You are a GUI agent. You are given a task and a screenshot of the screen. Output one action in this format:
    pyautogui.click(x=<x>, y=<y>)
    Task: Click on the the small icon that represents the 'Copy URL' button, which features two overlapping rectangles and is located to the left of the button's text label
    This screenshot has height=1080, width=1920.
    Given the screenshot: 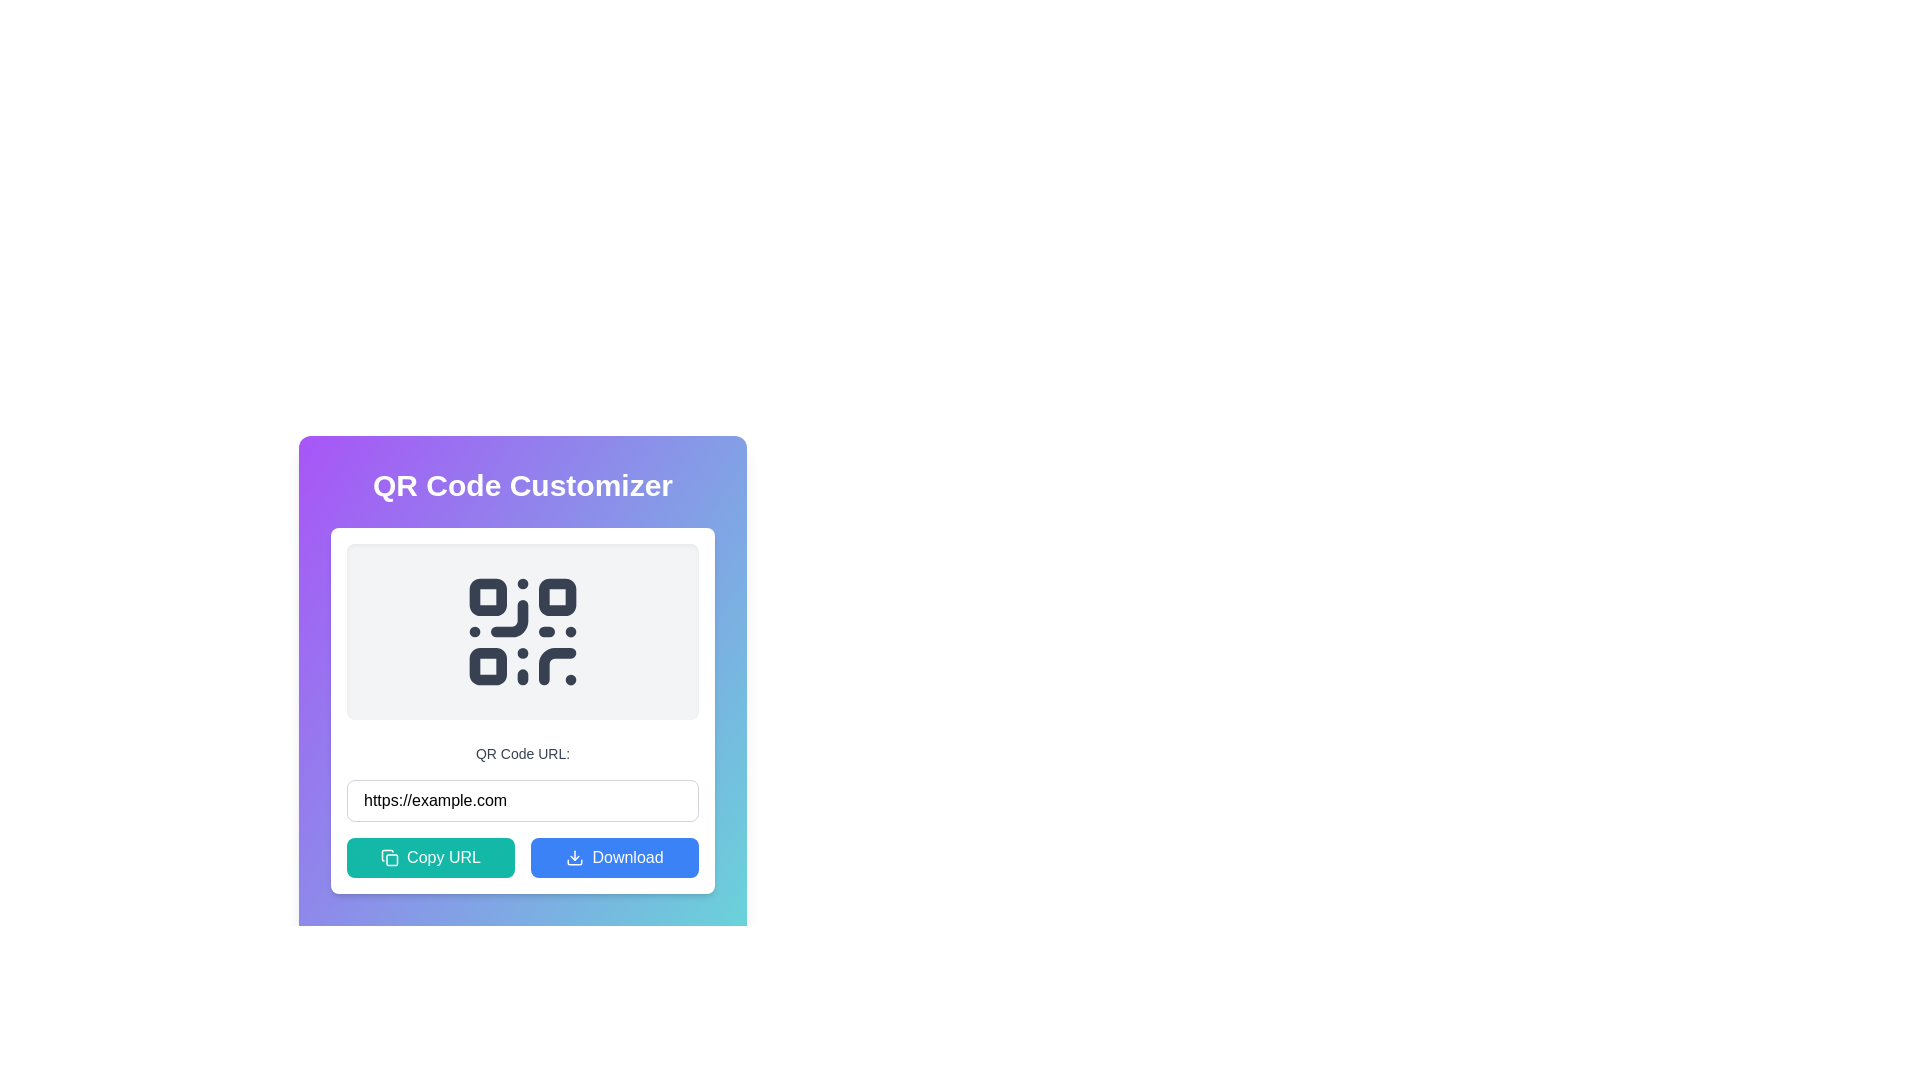 What is the action you would take?
    pyautogui.click(x=390, y=856)
    